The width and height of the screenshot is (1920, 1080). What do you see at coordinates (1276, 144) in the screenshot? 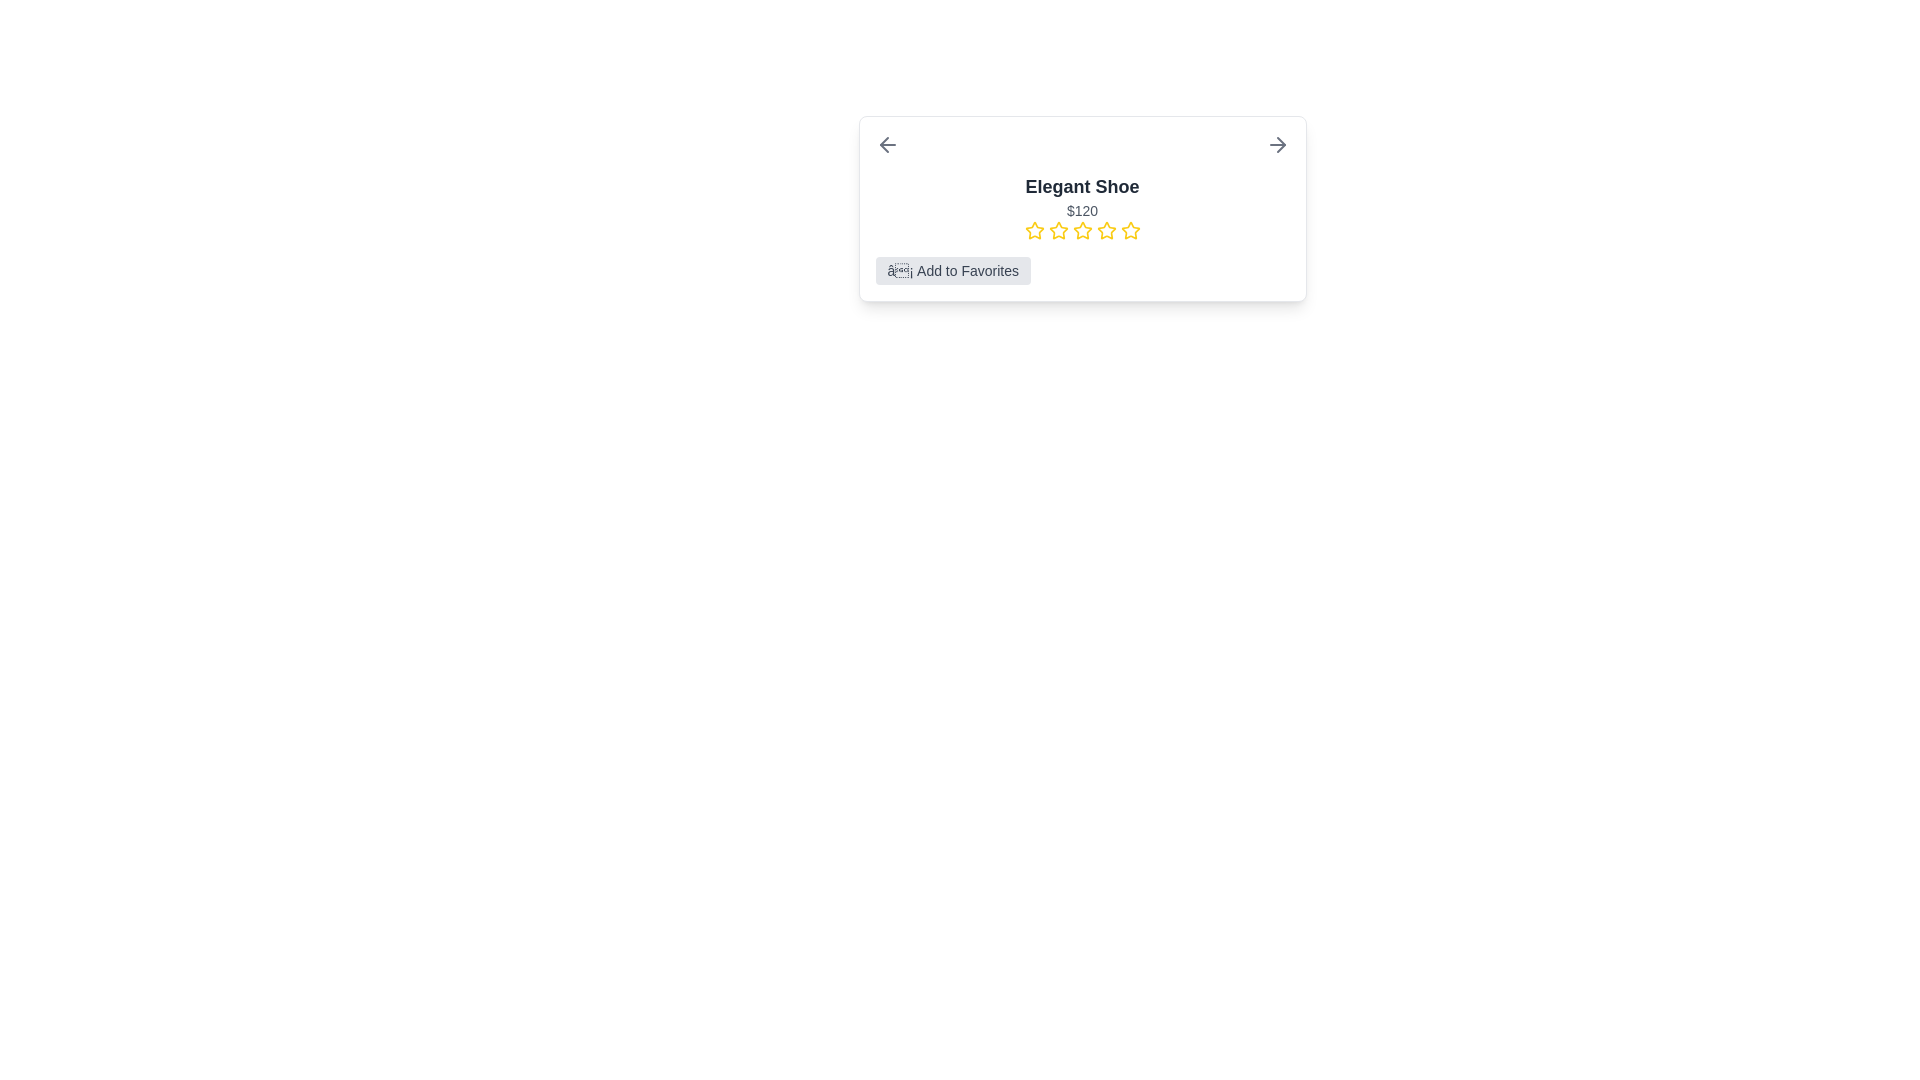
I see `the navigational button located at the far right of the header section of the card UI component` at bounding box center [1276, 144].